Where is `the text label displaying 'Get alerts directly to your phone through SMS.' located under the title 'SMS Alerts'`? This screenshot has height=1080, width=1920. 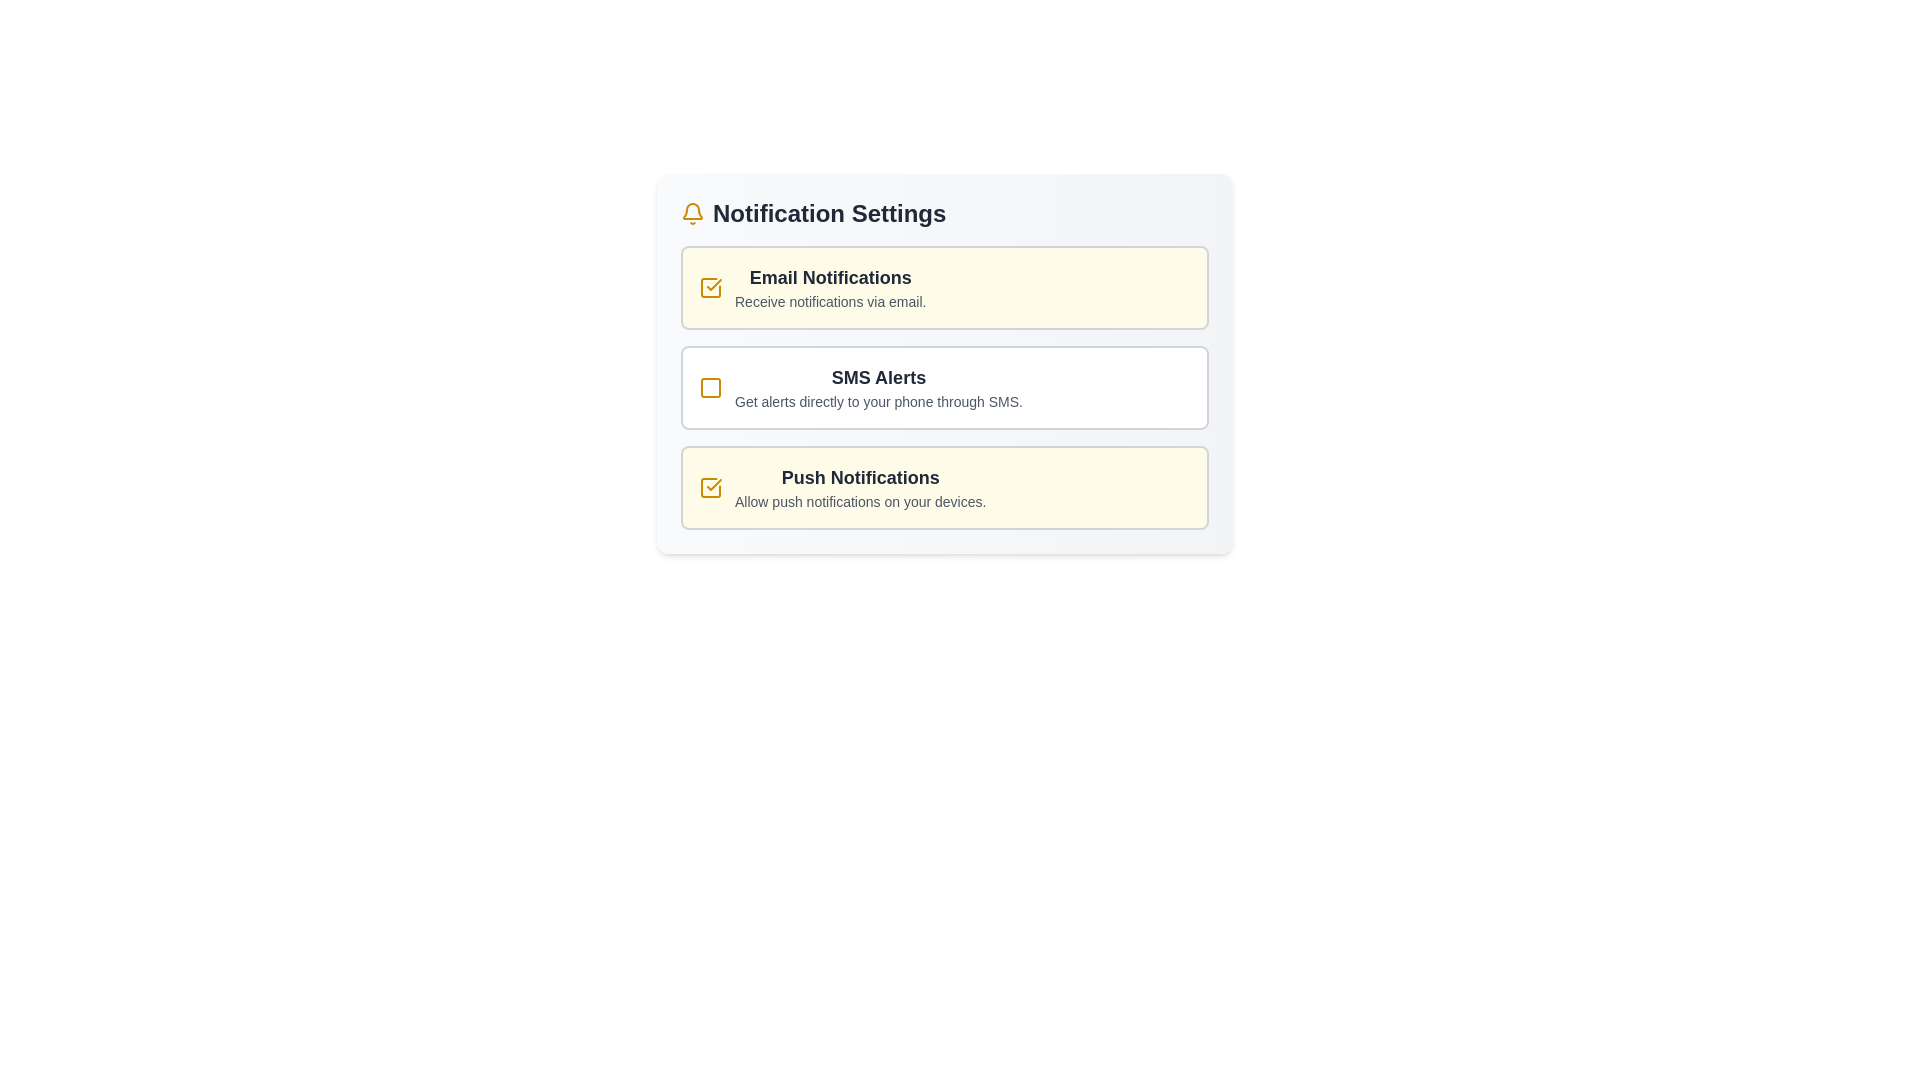
the text label displaying 'Get alerts directly to your phone through SMS.' located under the title 'SMS Alerts' is located at coordinates (878, 401).